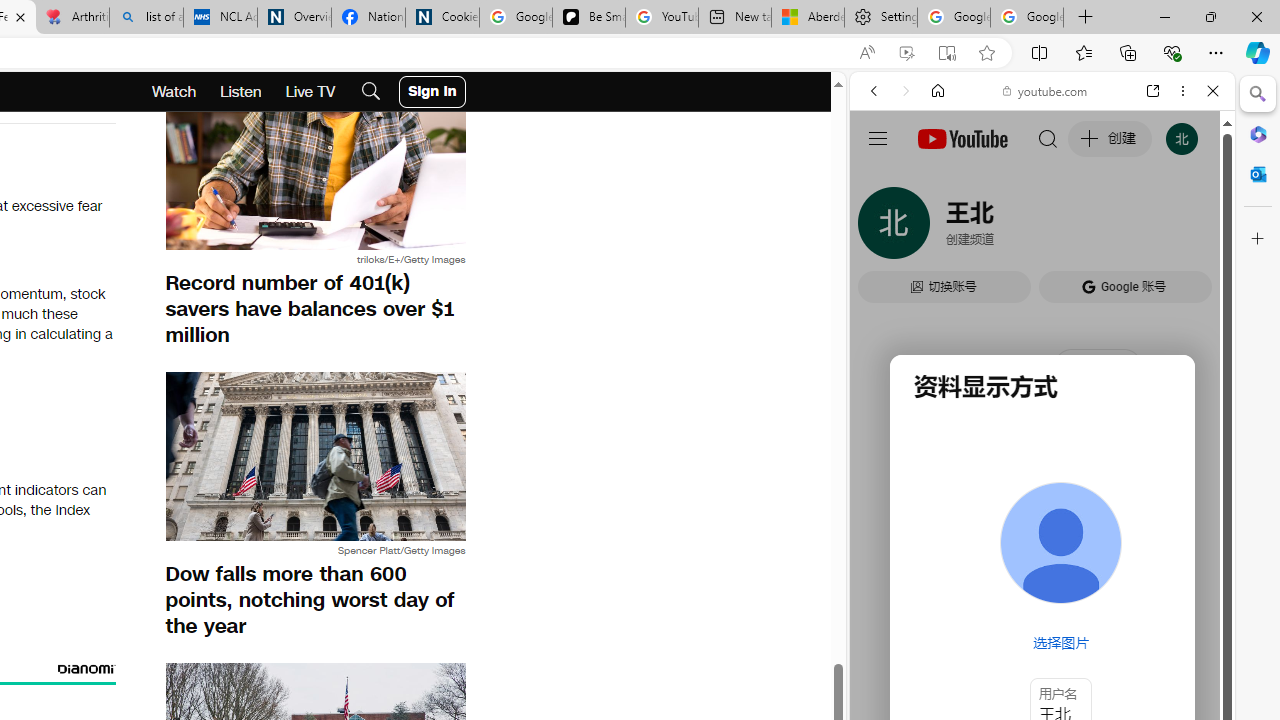 Image resolution: width=1280 pixels, height=720 pixels. What do you see at coordinates (1006, 227) in the screenshot?
I see `'Search Filter, VIDEOS'` at bounding box center [1006, 227].